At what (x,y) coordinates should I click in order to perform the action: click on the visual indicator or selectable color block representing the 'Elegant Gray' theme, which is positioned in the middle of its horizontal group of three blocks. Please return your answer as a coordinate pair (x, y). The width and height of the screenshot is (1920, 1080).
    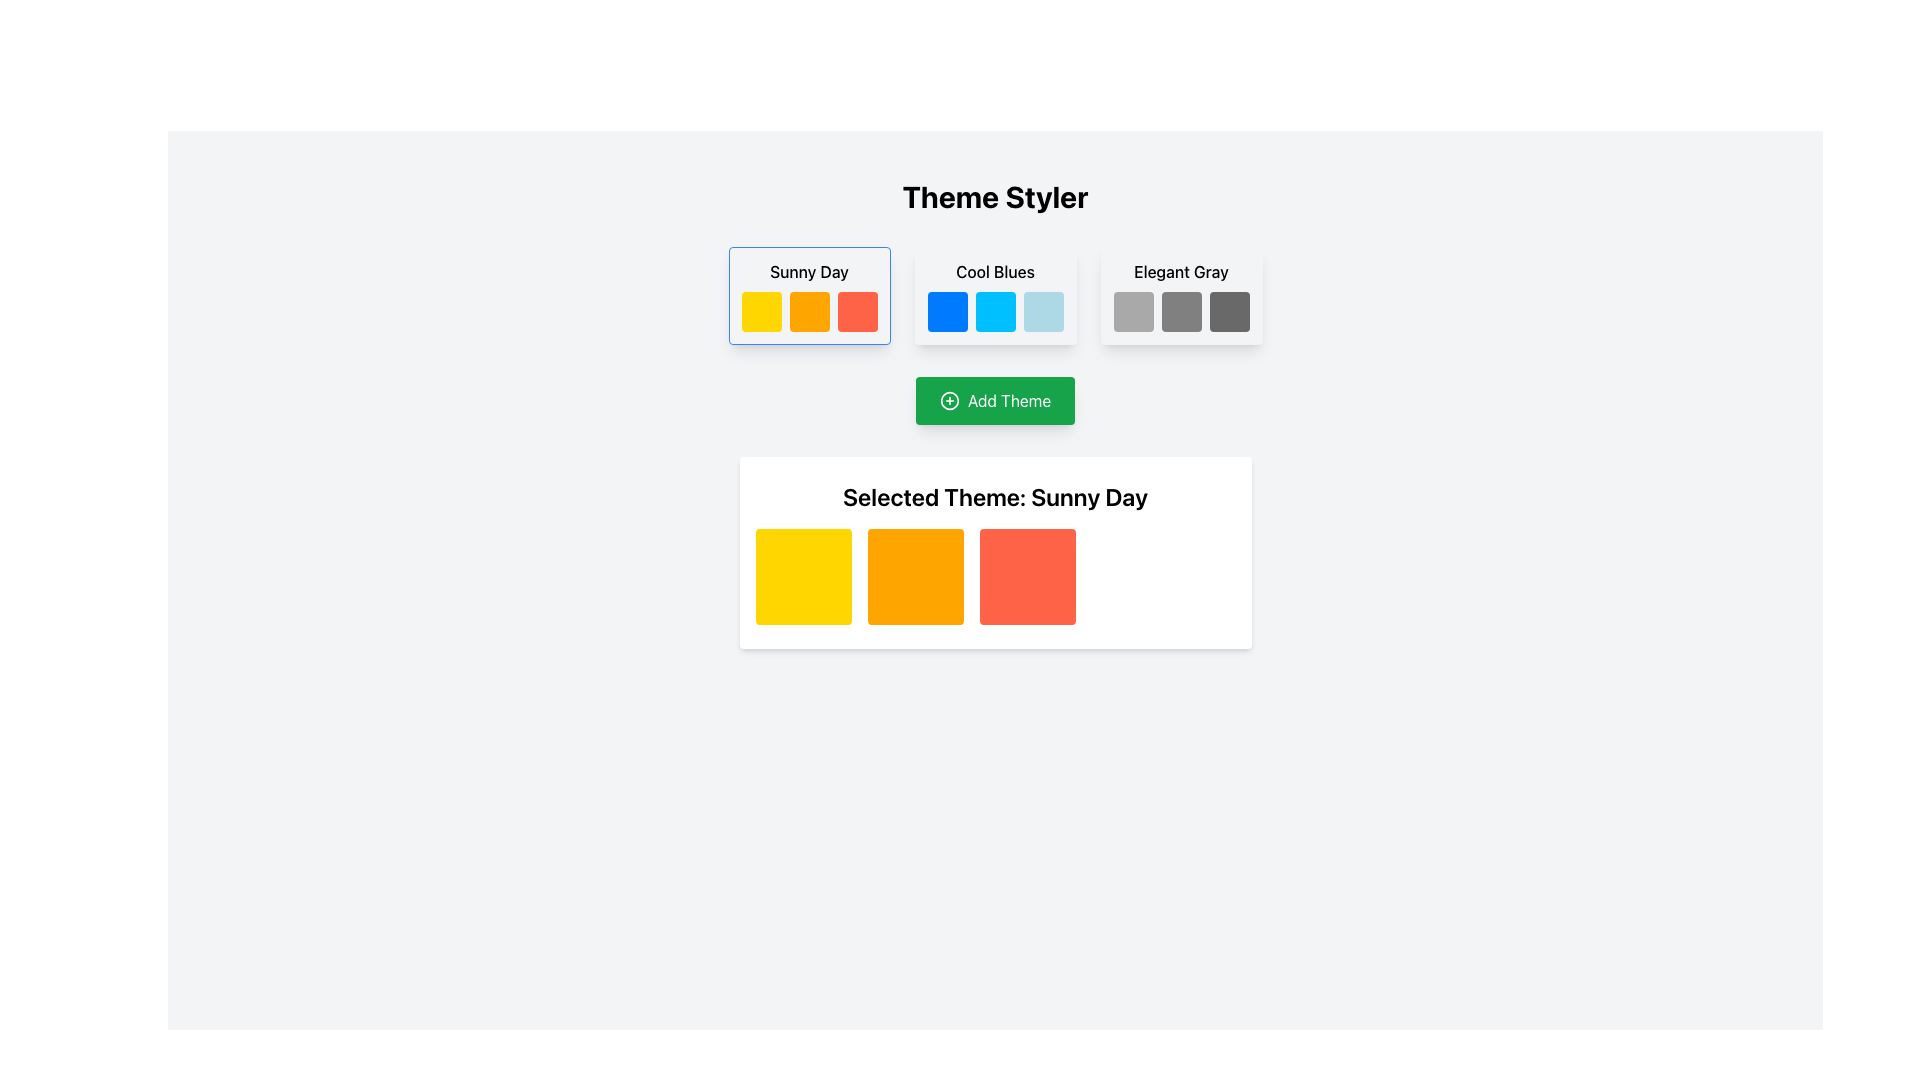
    Looking at the image, I should click on (1181, 312).